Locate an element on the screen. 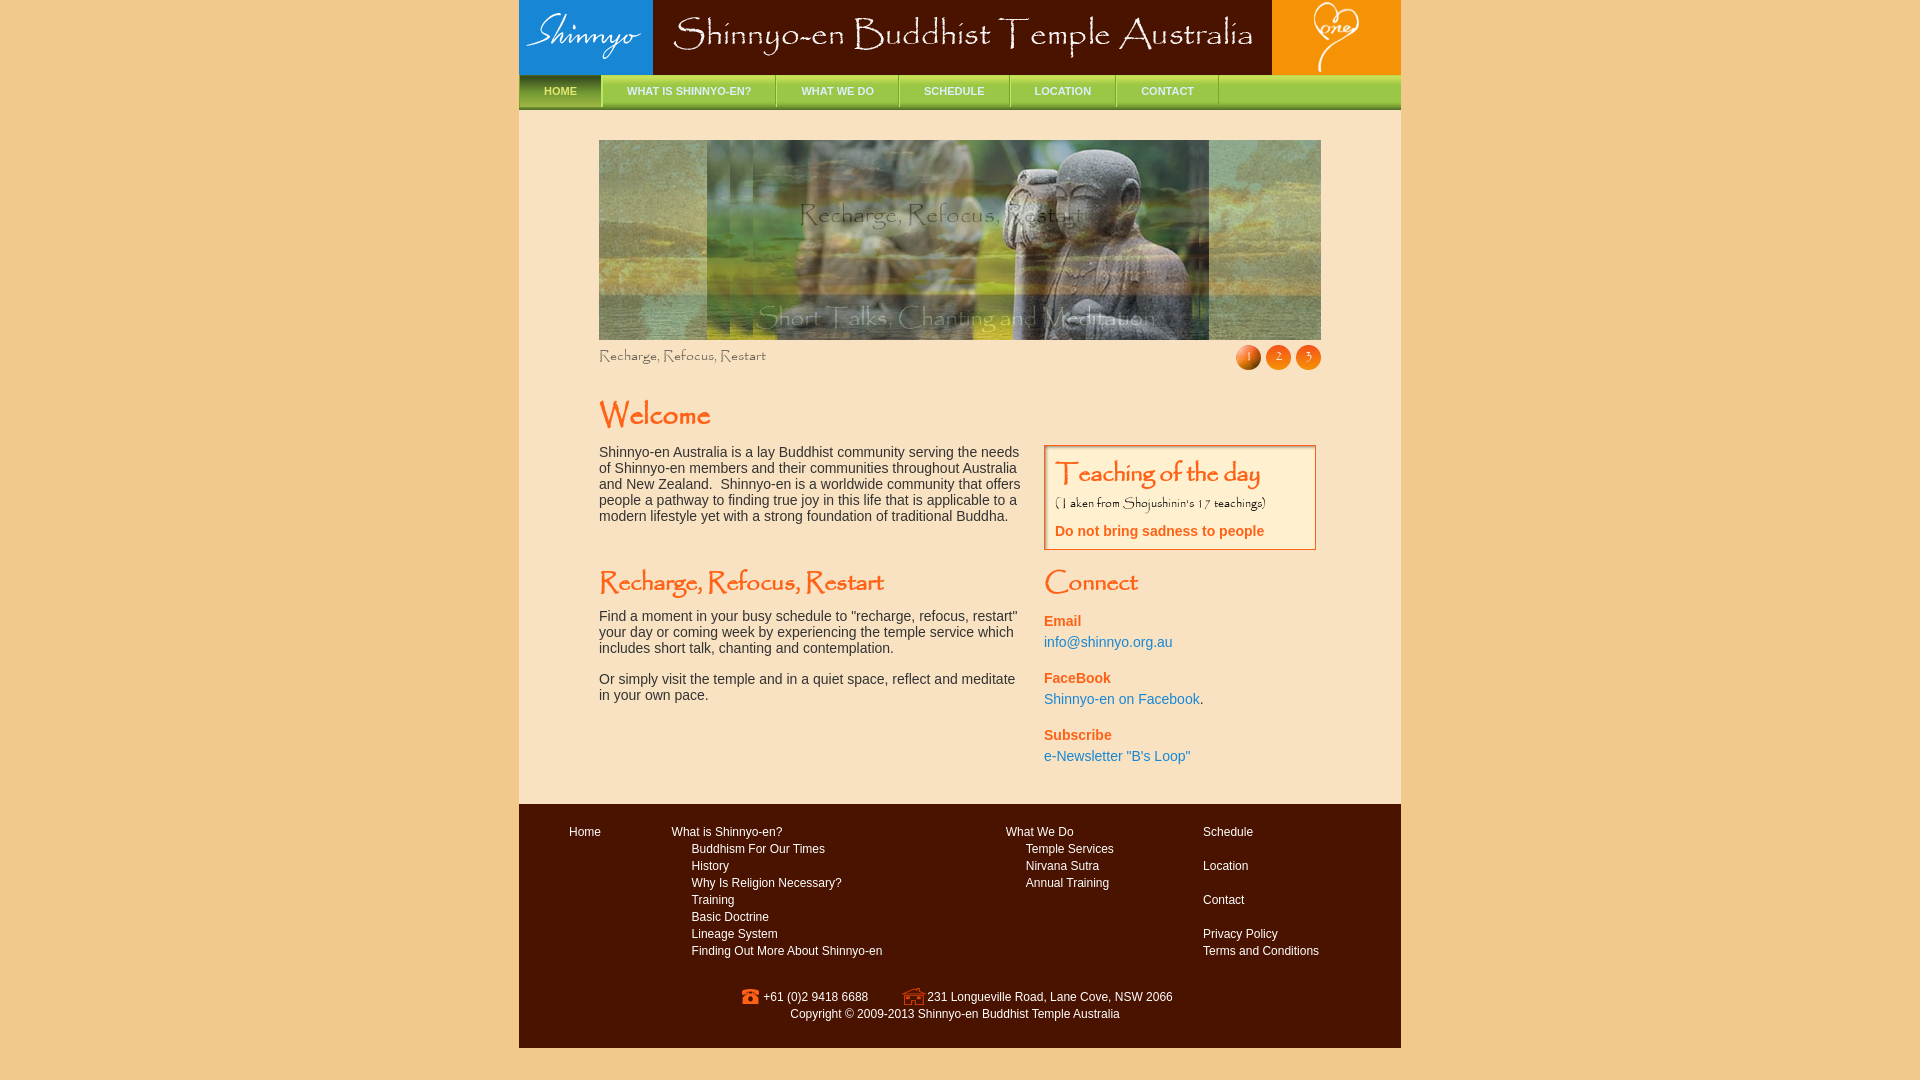  'Shinnyo-en on Facebook' is located at coordinates (1122, 697).